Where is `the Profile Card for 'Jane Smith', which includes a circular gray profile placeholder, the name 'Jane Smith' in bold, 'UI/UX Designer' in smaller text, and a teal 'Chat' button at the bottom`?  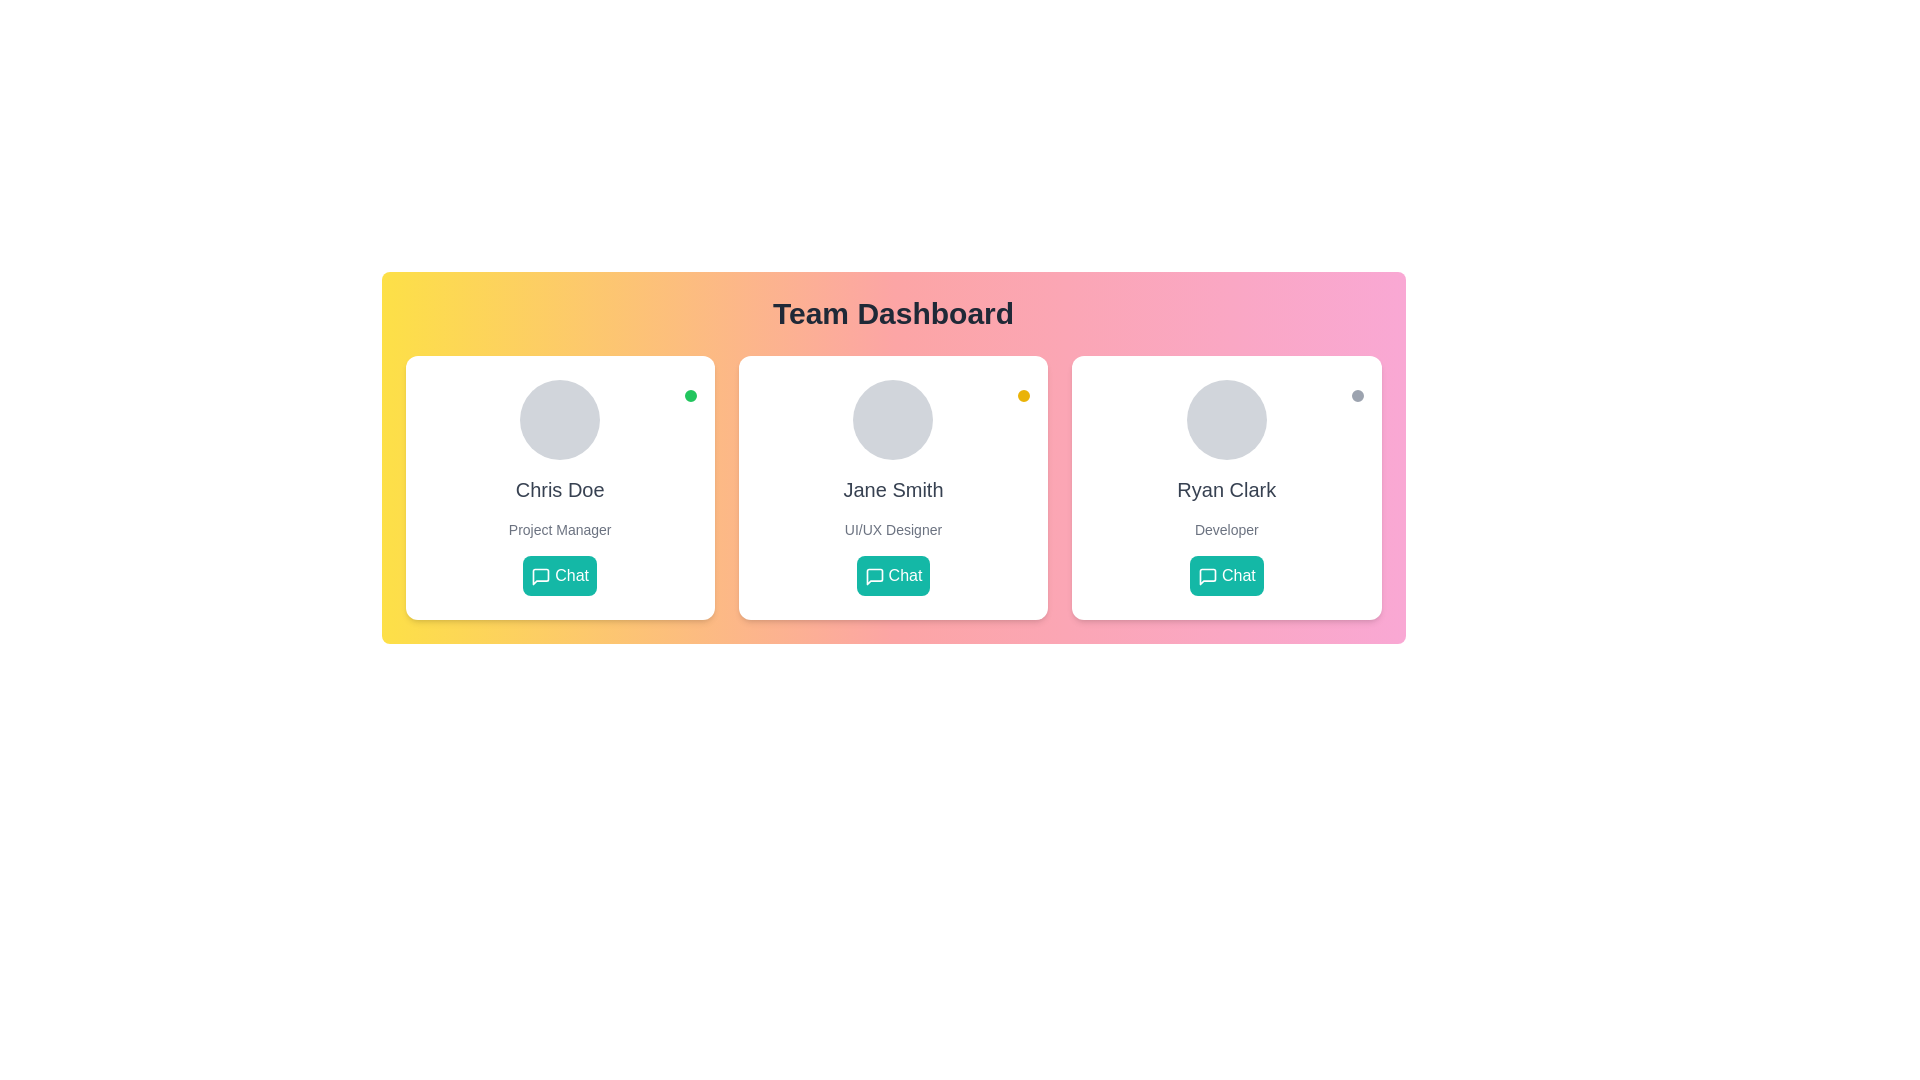 the Profile Card for 'Jane Smith', which includes a circular gray profile placeholder, the name 'Jane Smith' in bold, 'UI/UX Designer' in smaller text, and a teal 'Chat' button at the bottom is located at coordinates (892, 488).